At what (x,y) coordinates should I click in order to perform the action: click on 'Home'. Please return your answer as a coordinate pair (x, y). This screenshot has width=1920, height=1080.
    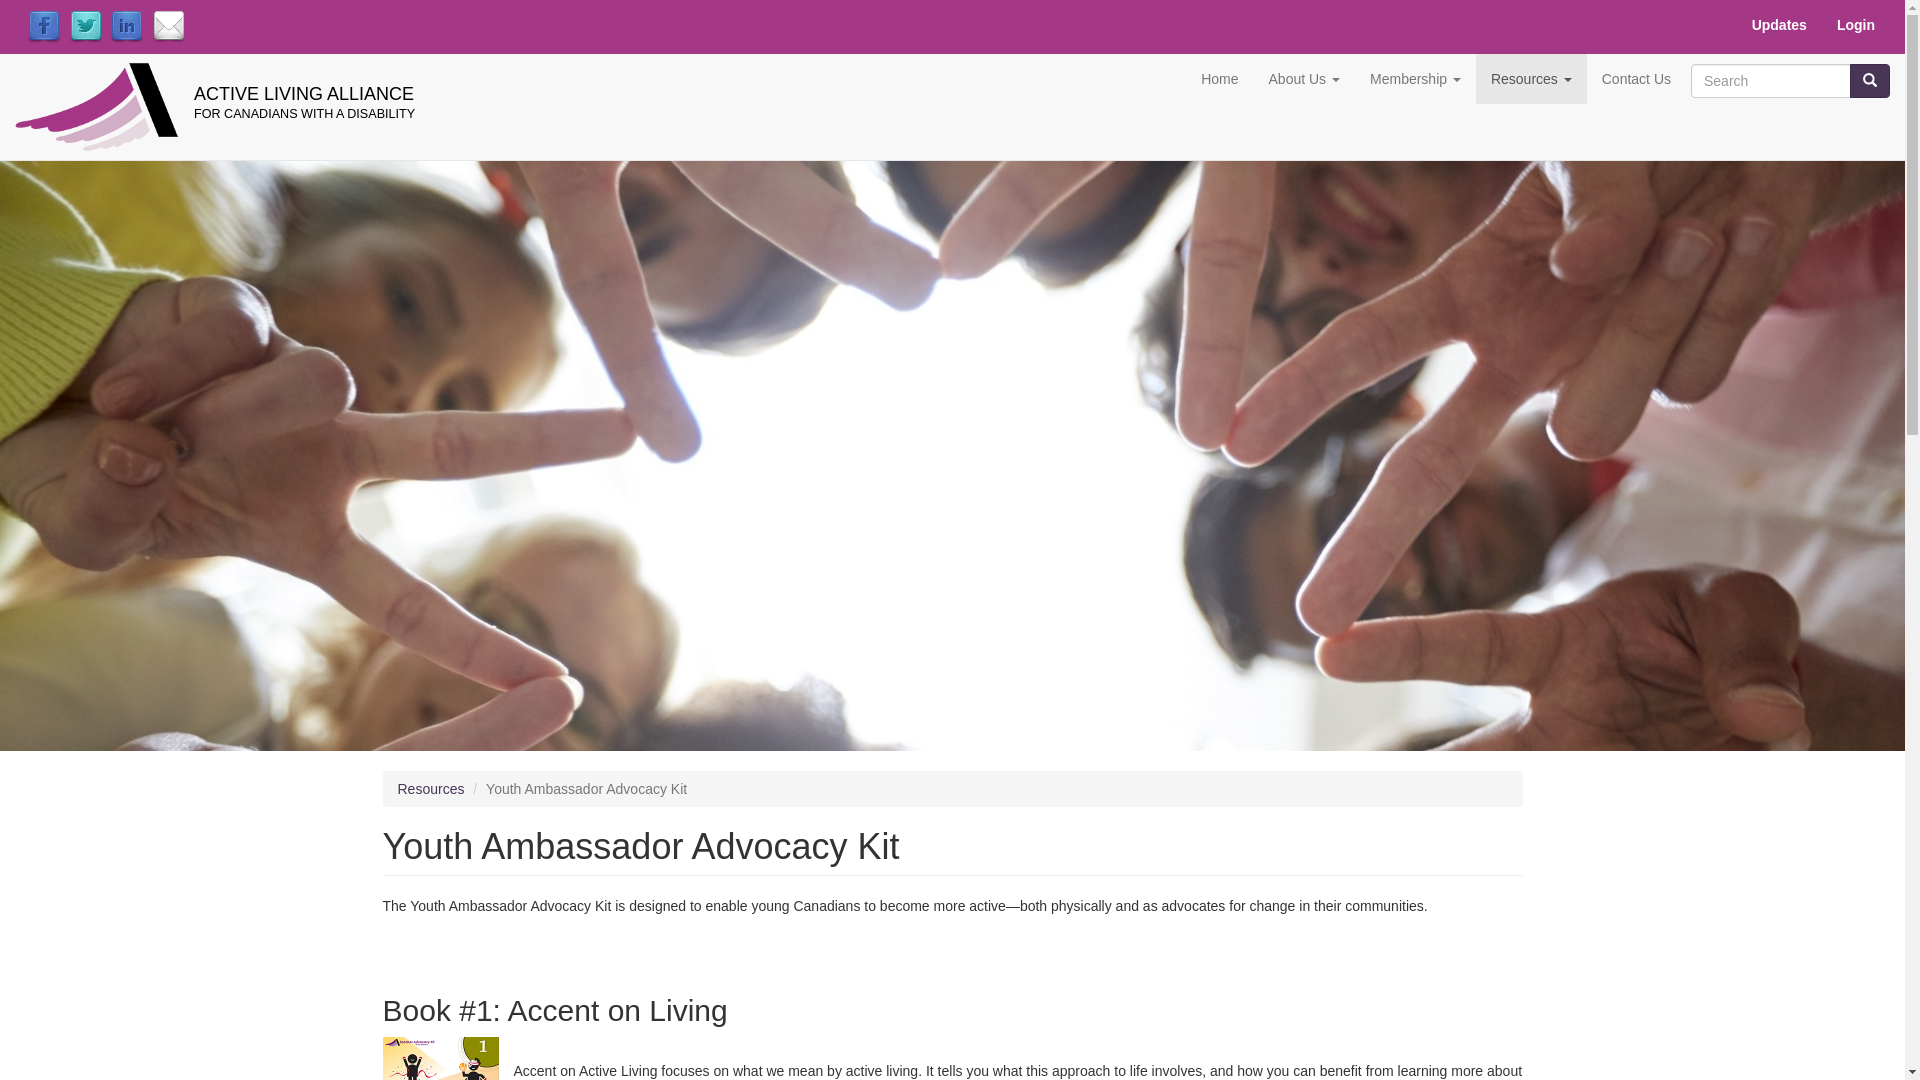
    Looking at the image, I should click on (1218, 77).